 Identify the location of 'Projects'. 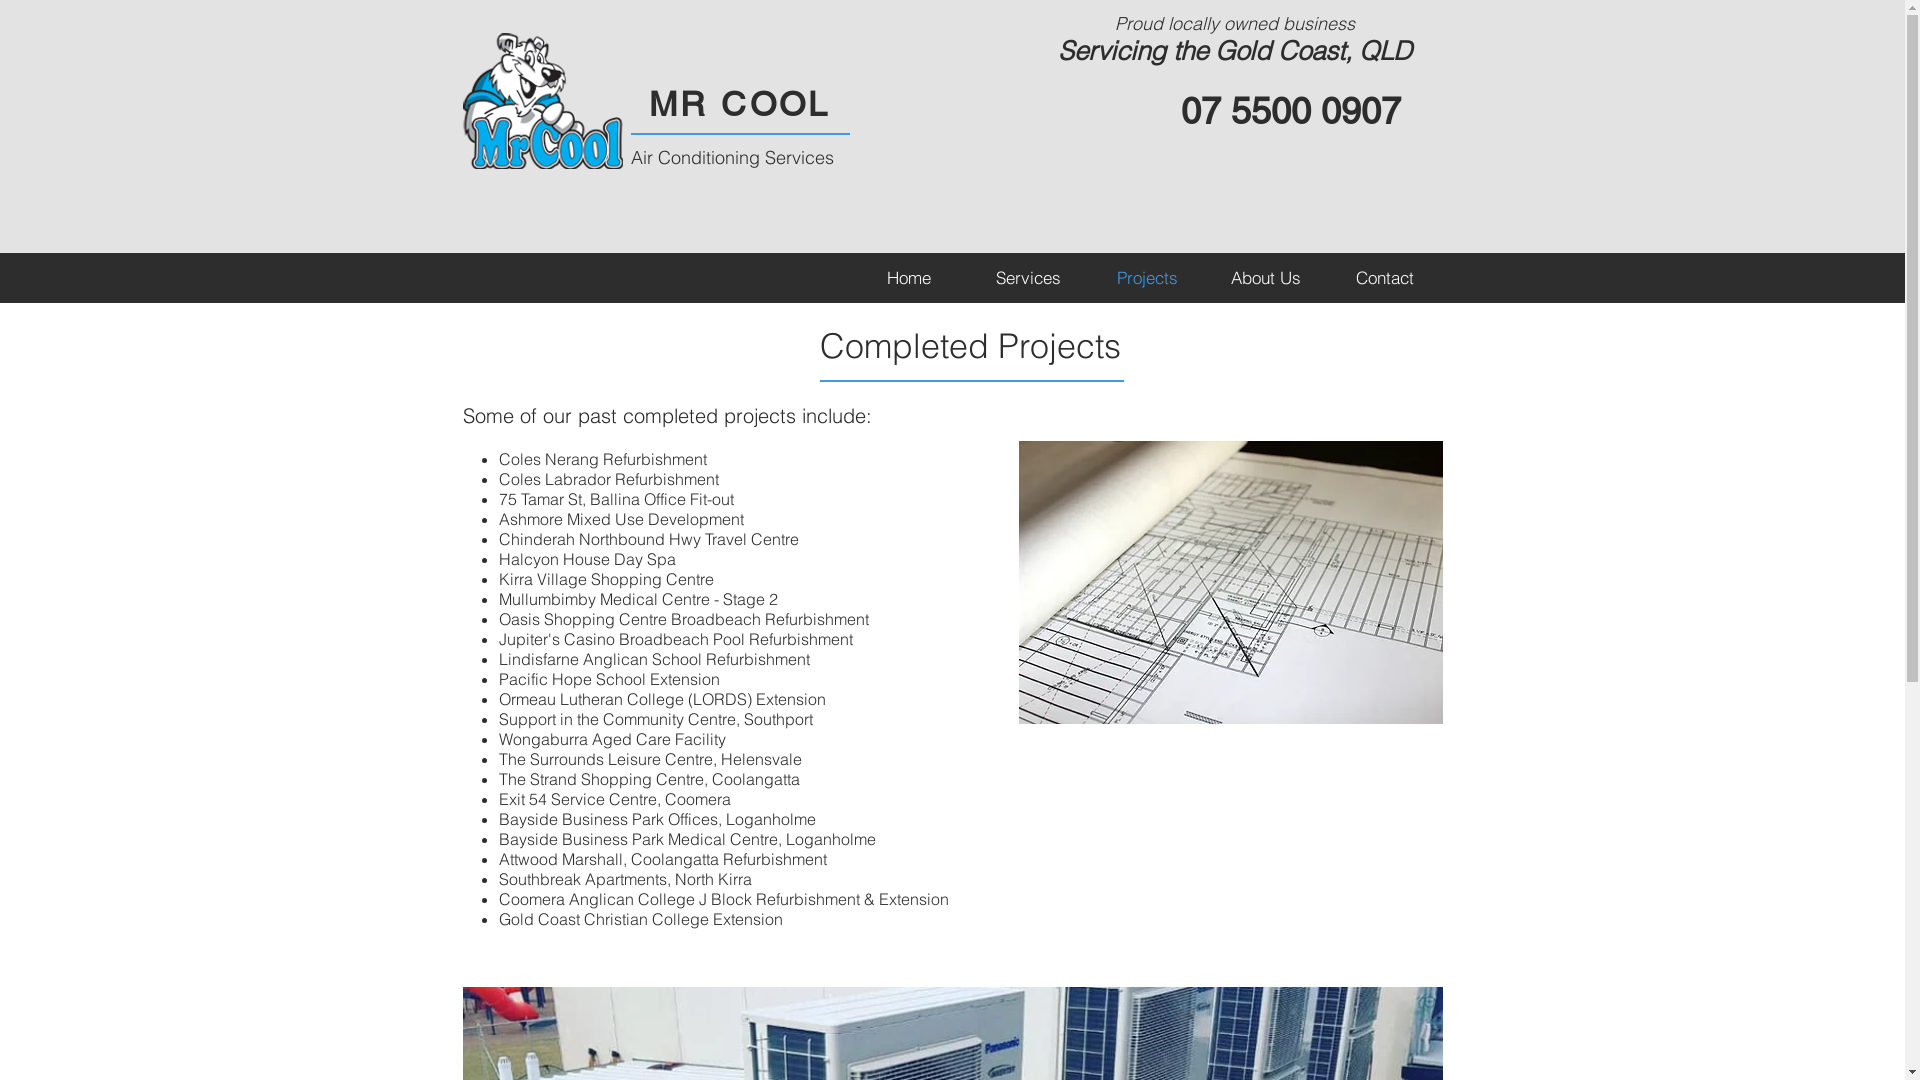
(1087, 277).